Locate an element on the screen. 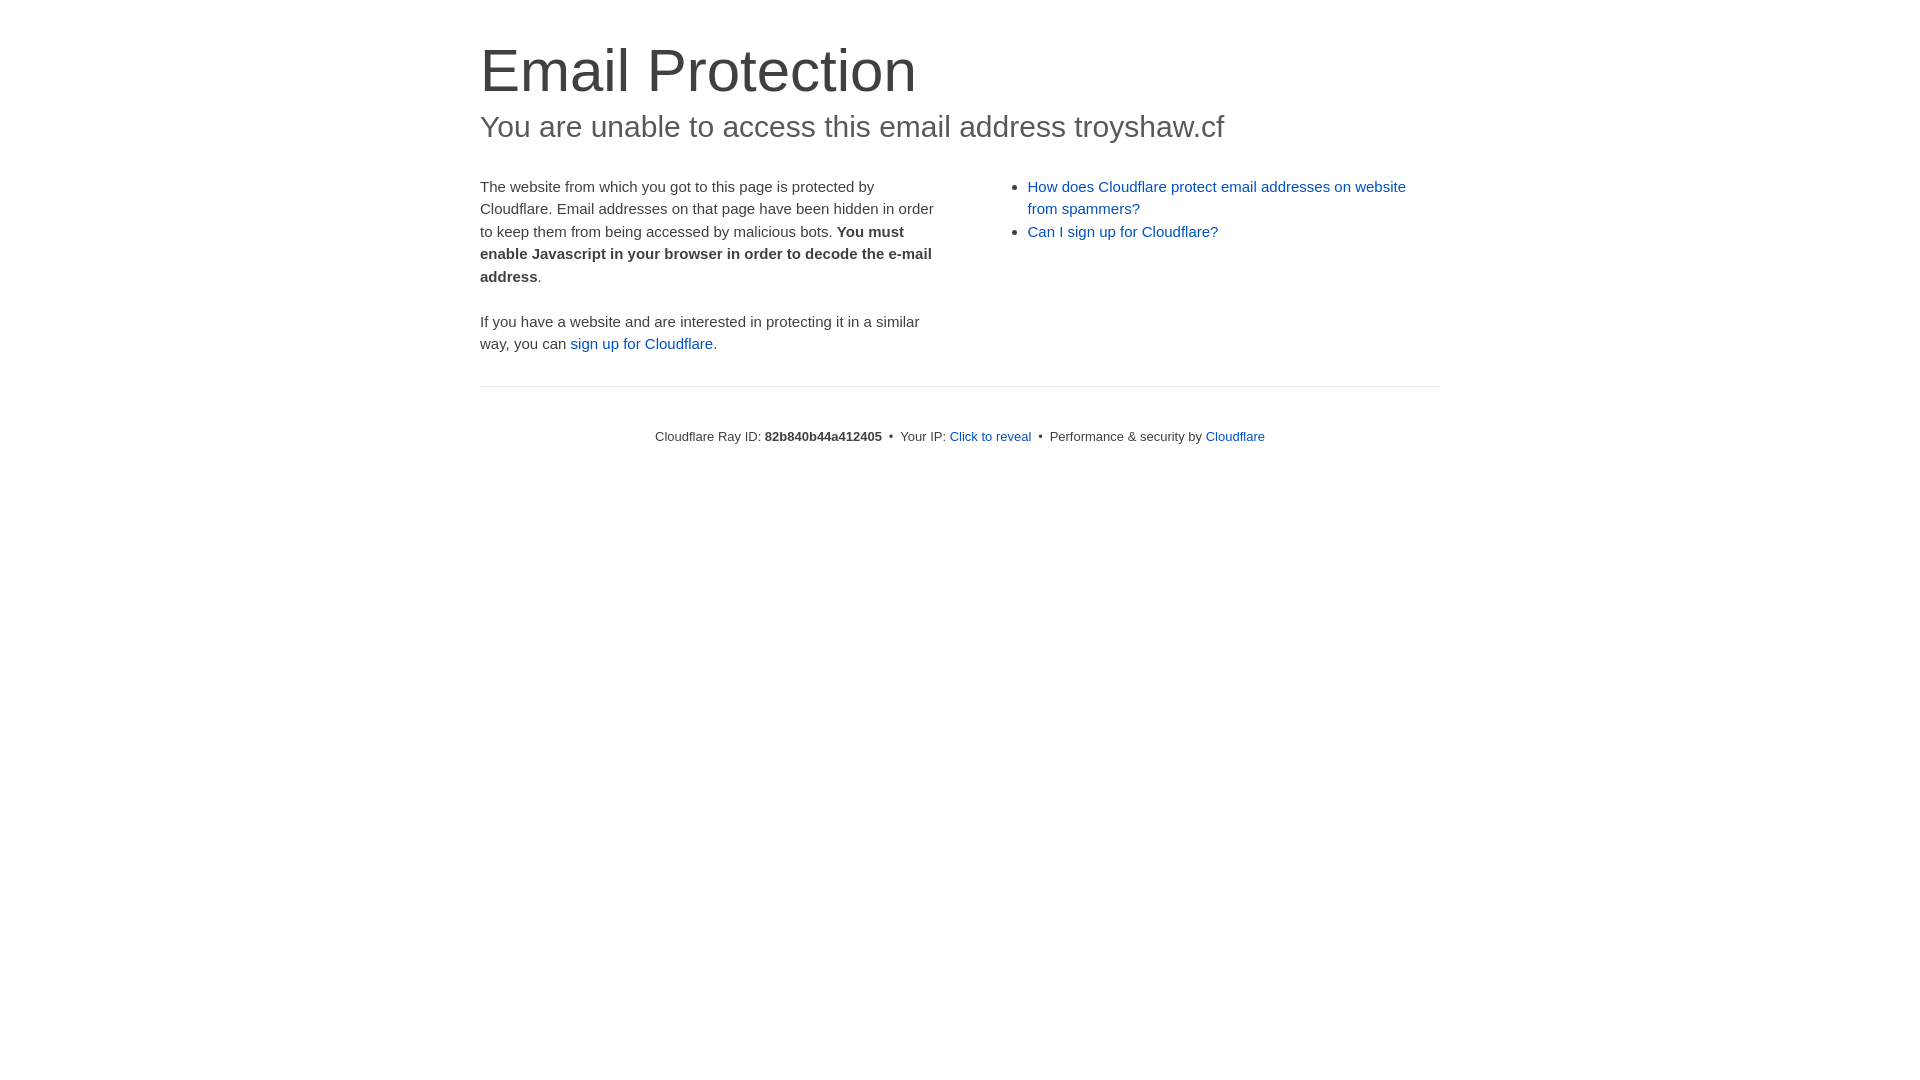 Image resolution: width=1920 pixels, height=1080 pixels. 'Click to reveal' is located at coordinates (949, 435).